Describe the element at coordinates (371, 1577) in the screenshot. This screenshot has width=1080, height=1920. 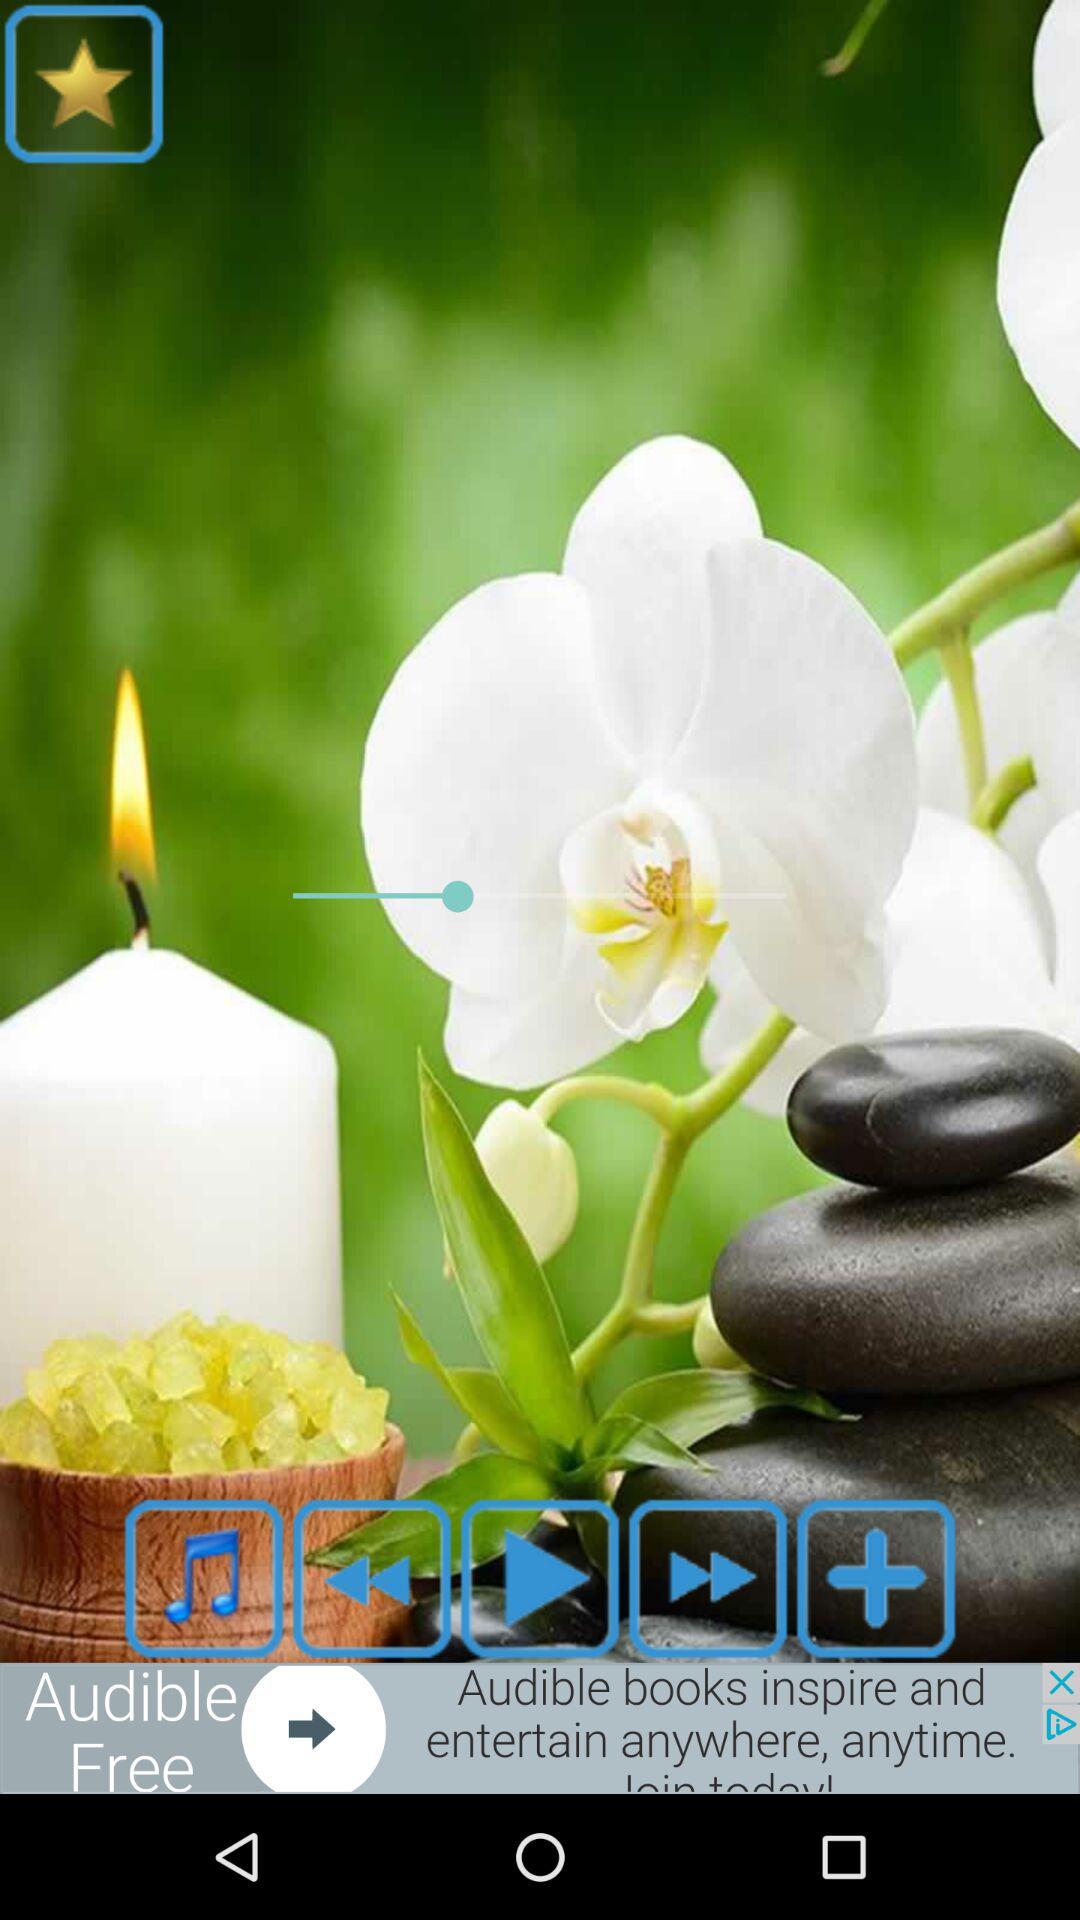
I see `rewind` at that location.